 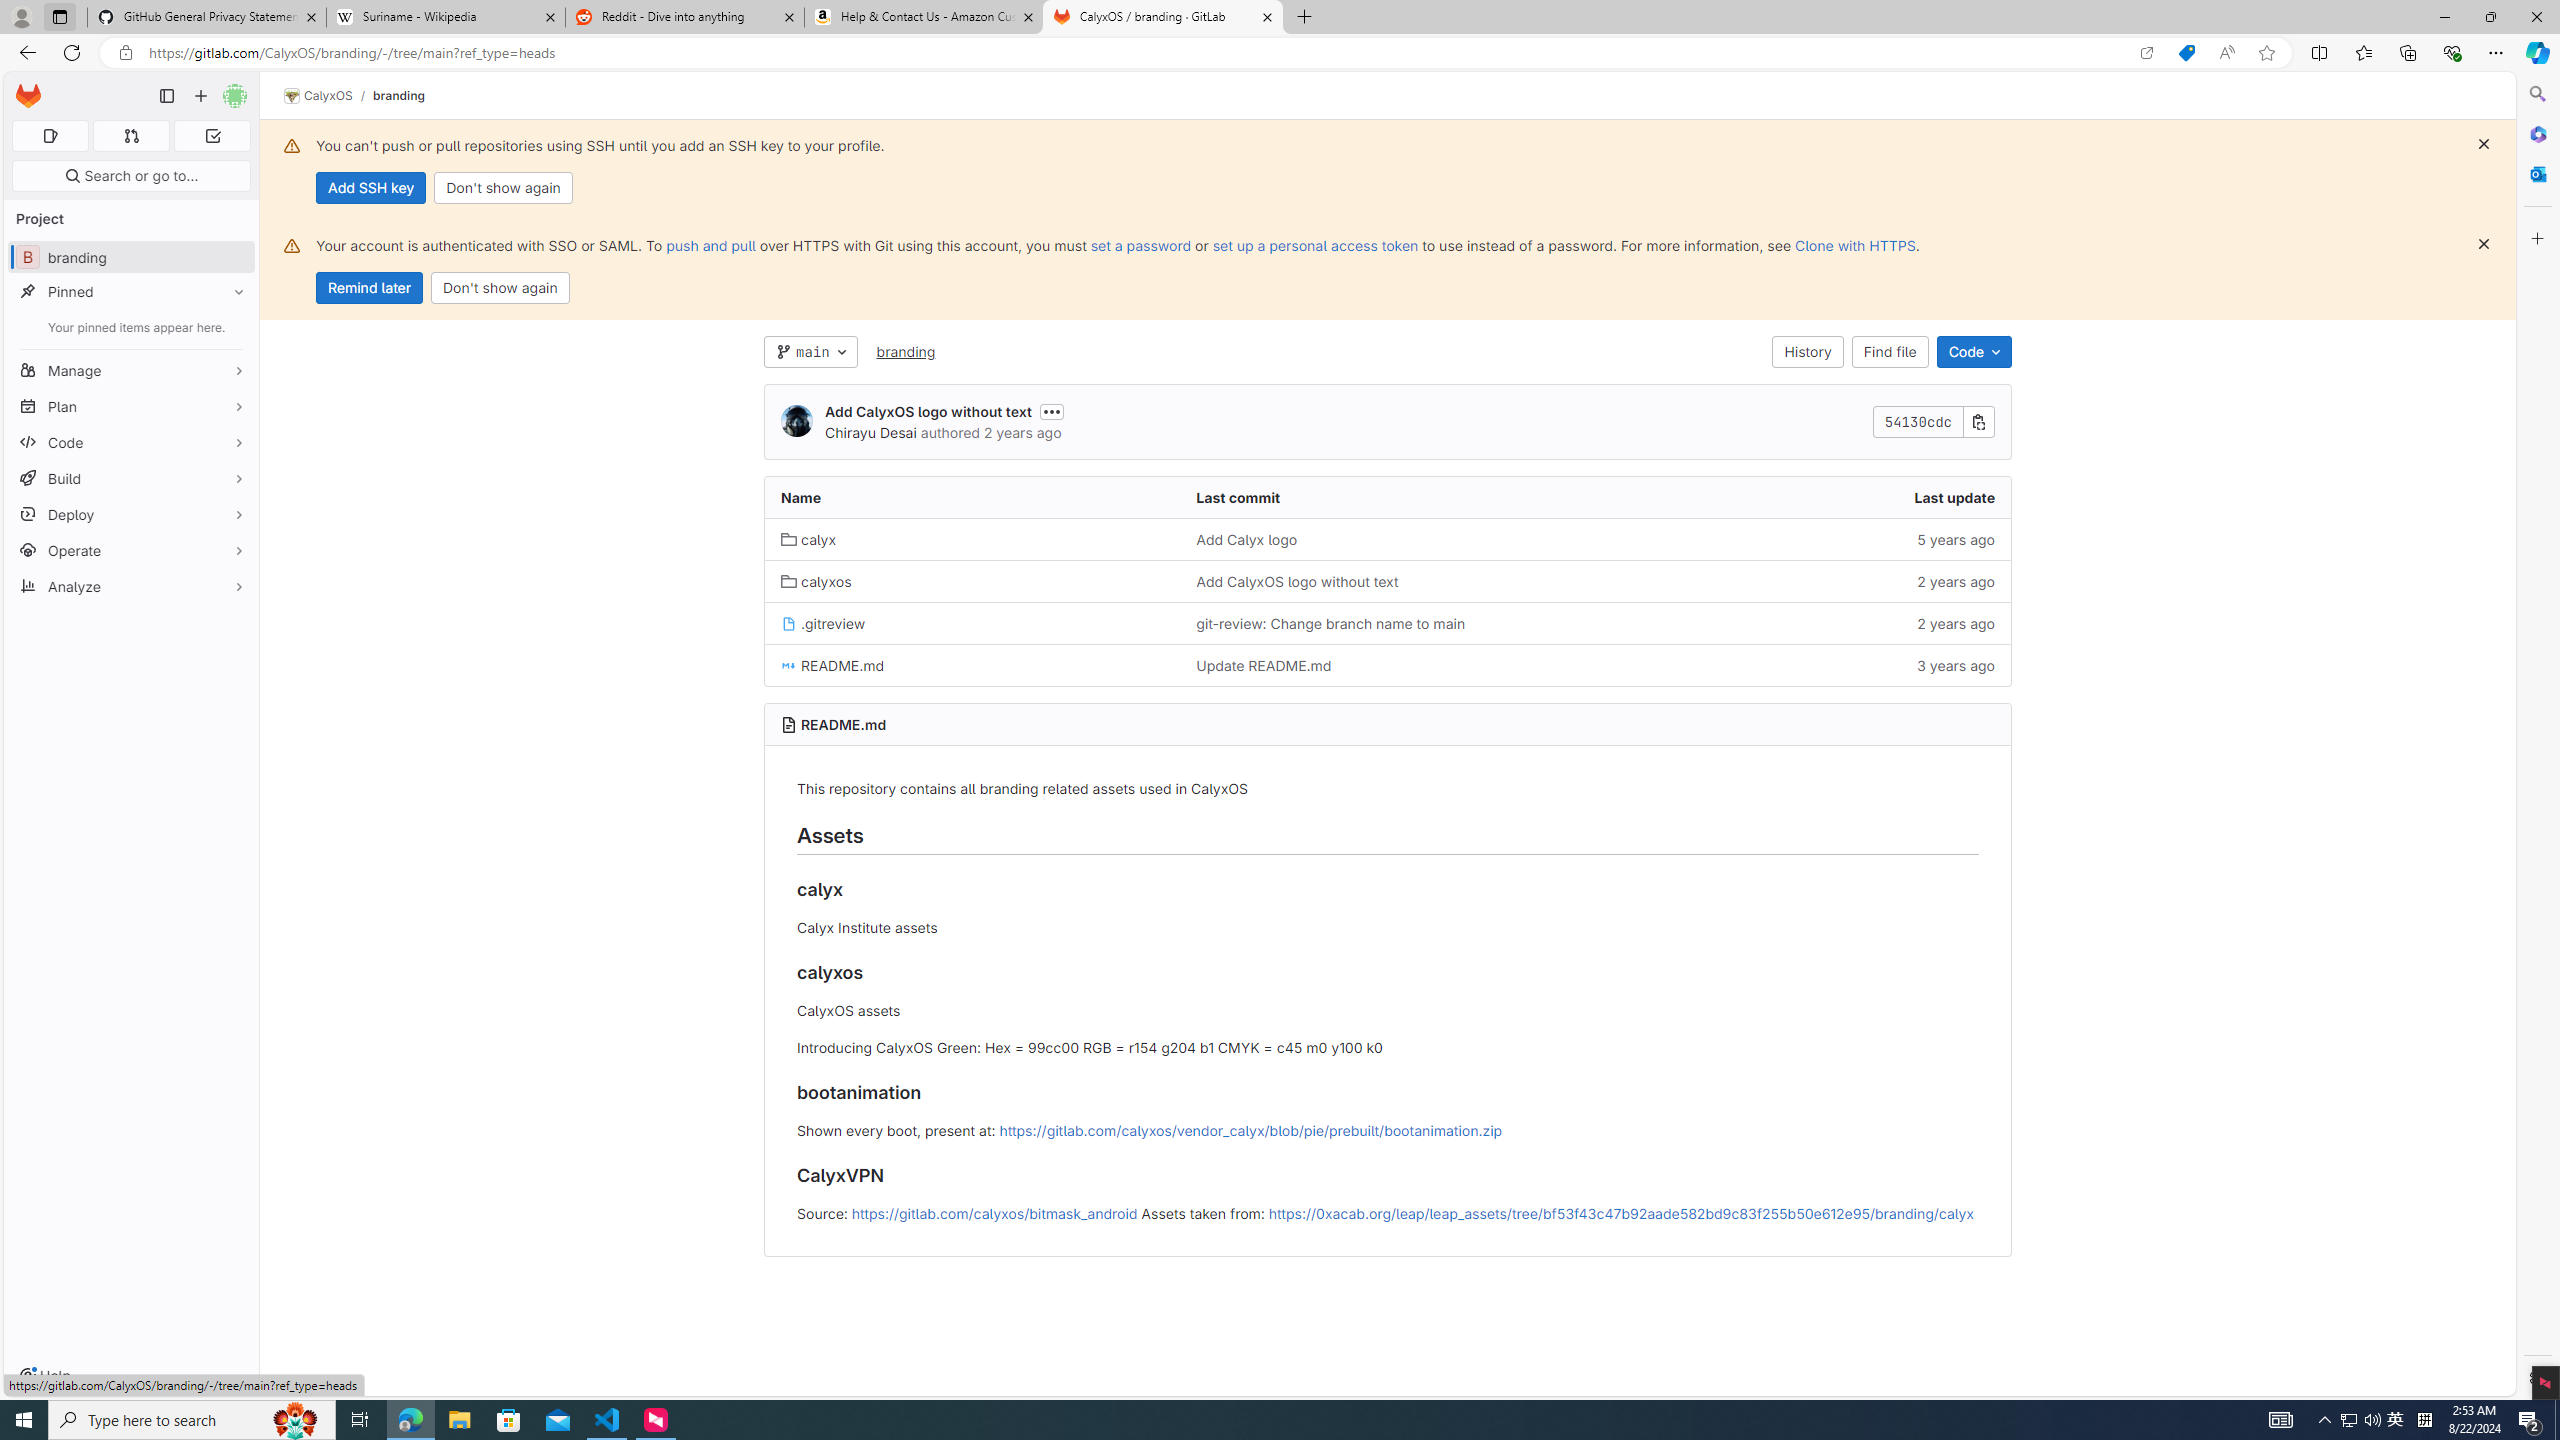 What do you see at coordinates (2483, 244) in the screenshot?
I see `'Dismiss'` at bounding box center [2483, 244].